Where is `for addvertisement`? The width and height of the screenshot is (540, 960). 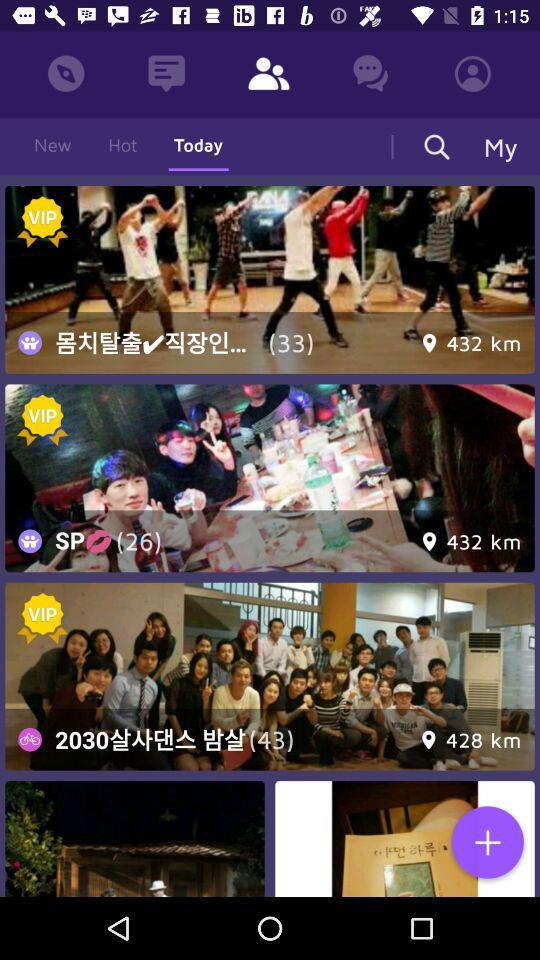
for addvertisement is located at coordinates (270, 278).